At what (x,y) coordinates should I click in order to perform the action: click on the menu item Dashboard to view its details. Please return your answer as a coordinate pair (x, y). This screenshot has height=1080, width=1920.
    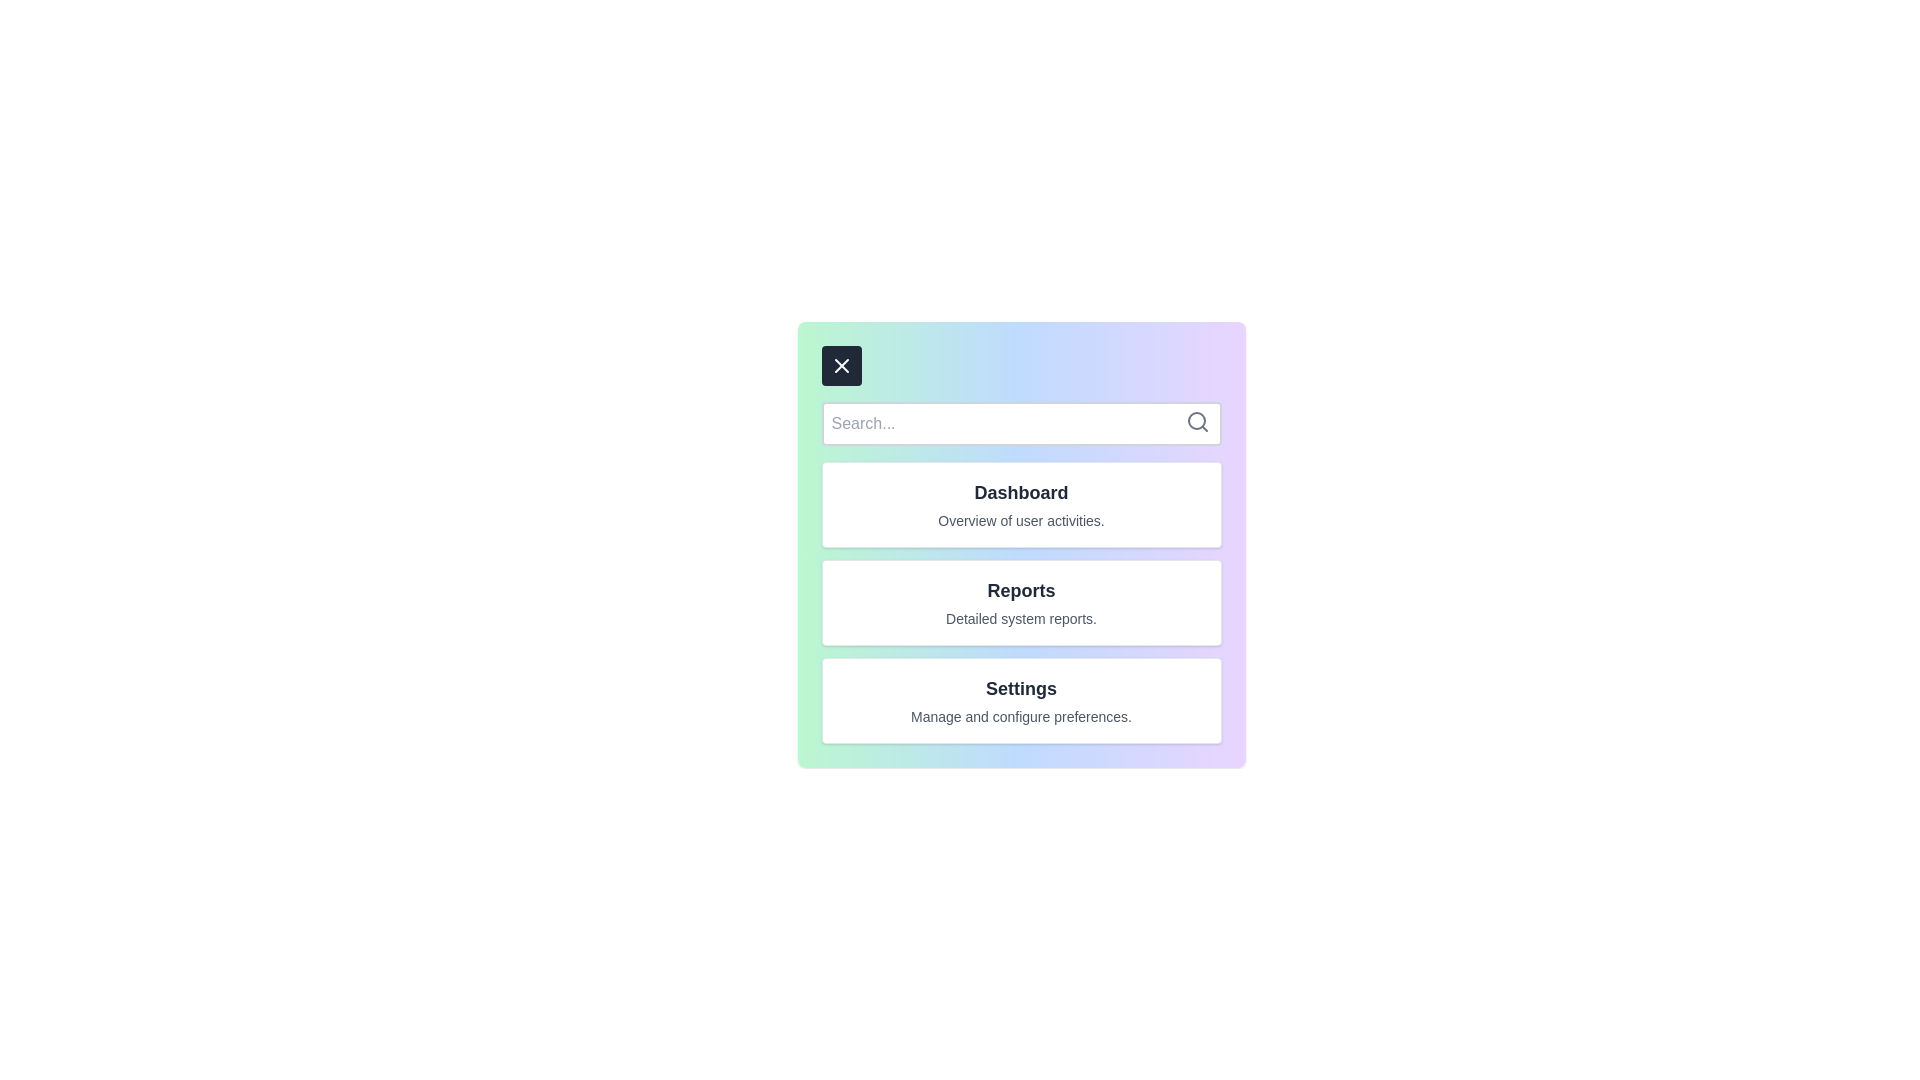
    Looking at the image, I should click on (1021, 504).